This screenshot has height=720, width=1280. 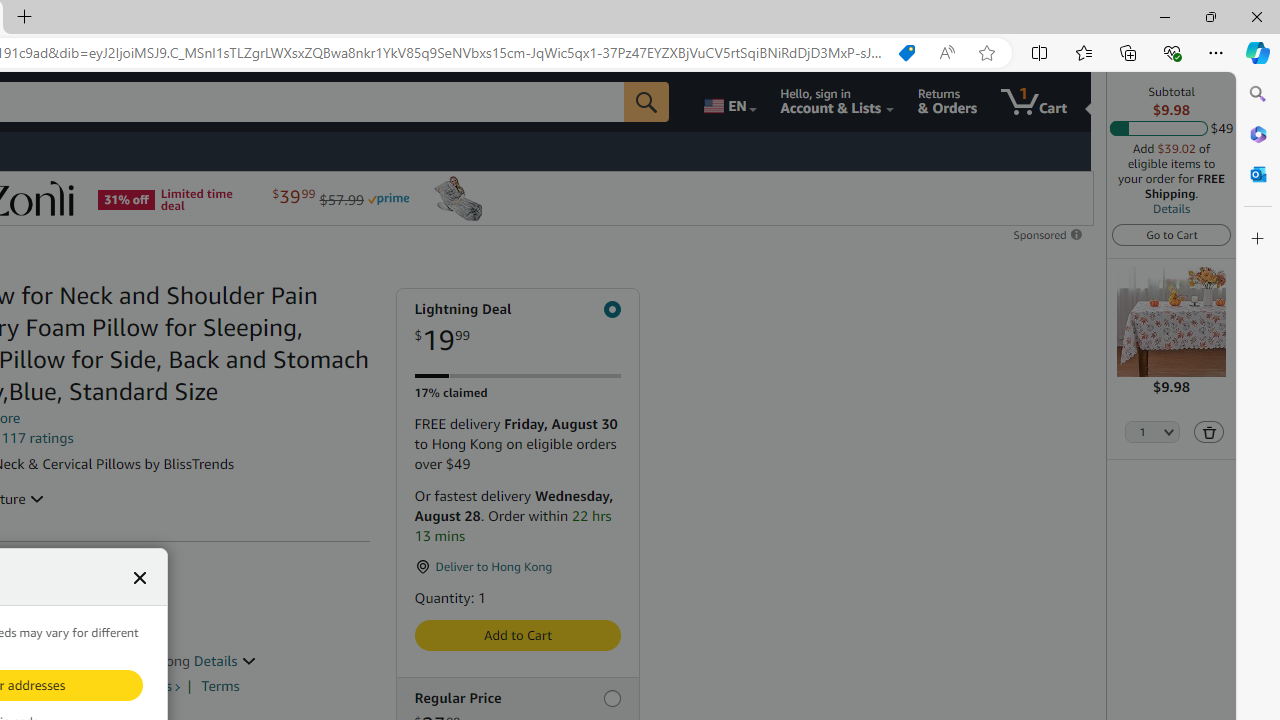 What do you see at coordinates (647, 101) in the screenshot?
I see `'Go'` at bounding box center [647, 101].